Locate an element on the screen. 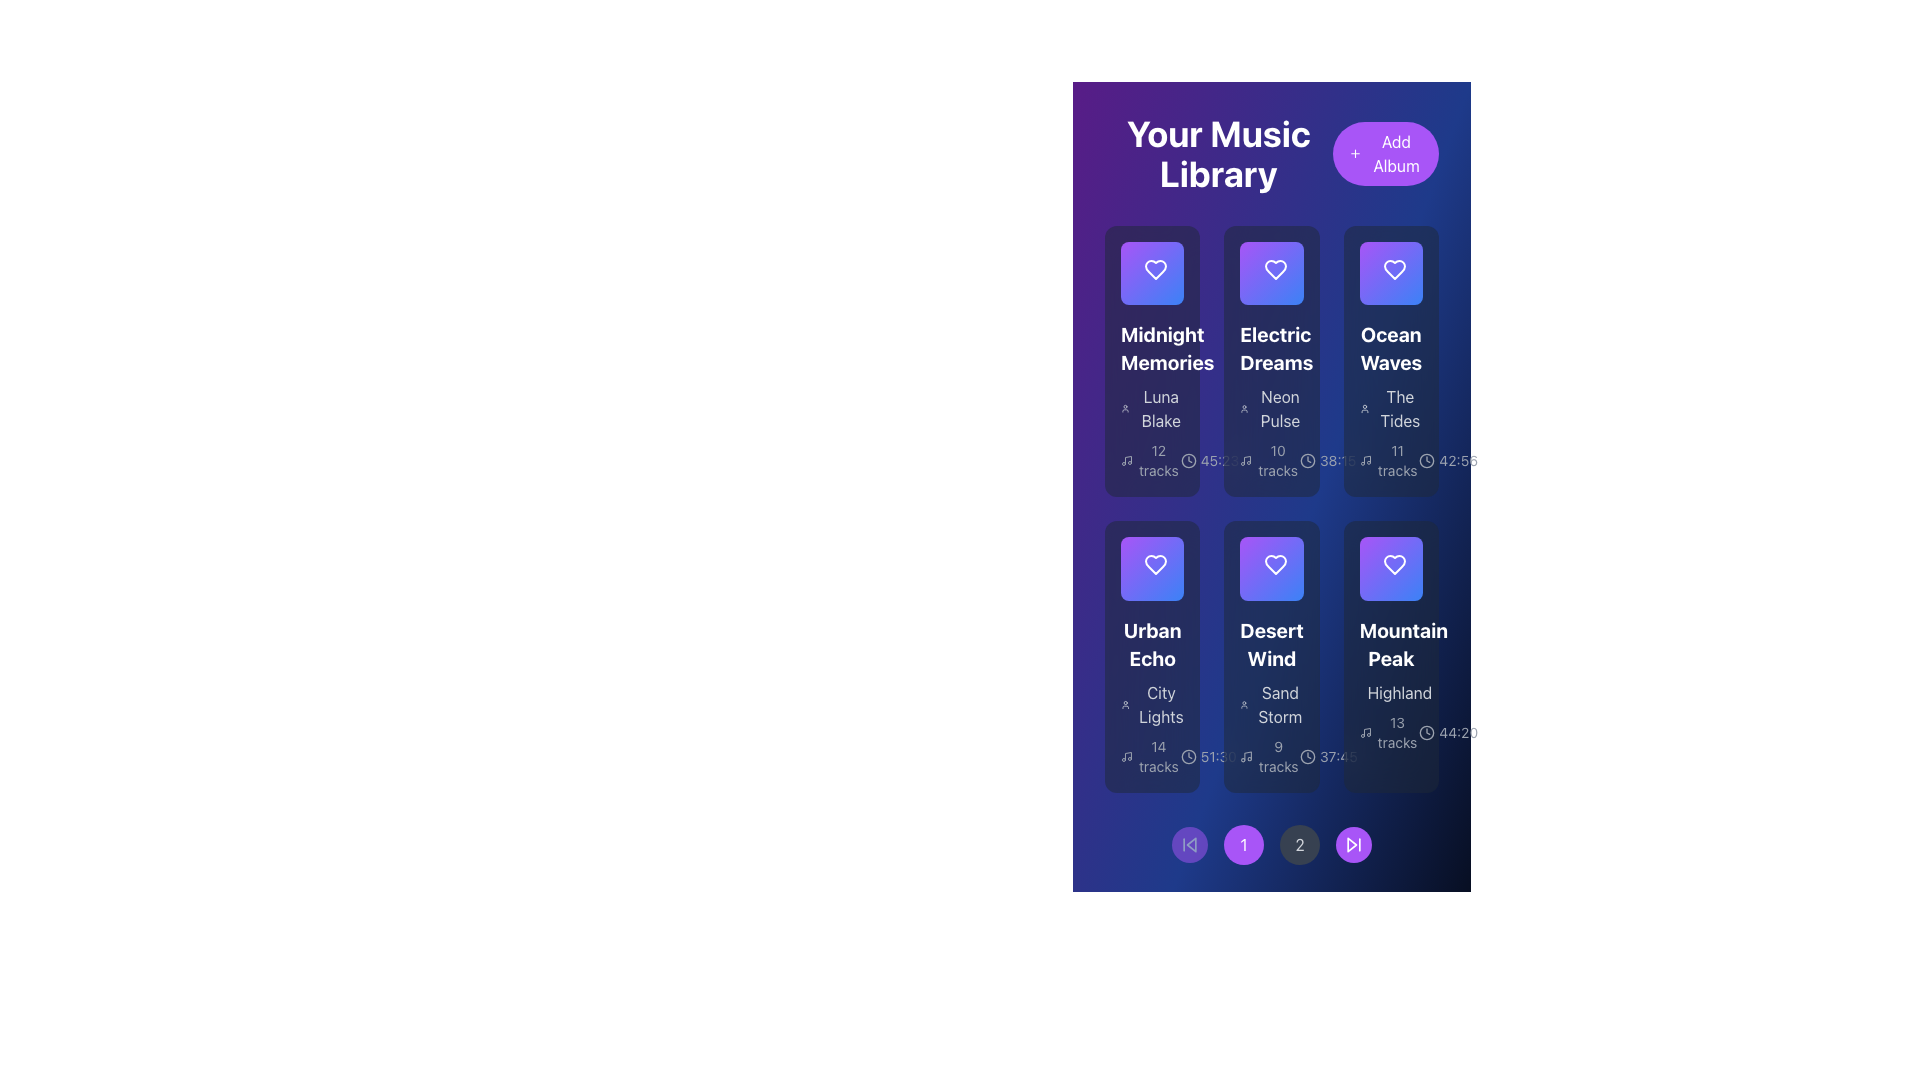 The width and height of the screenshot is (1920, 1080). the heart-shaped icon with a purple outline located in the topmost card labeled 'Midnight Memories' to mark it as a favorite is located at coordinates (1156, 270).